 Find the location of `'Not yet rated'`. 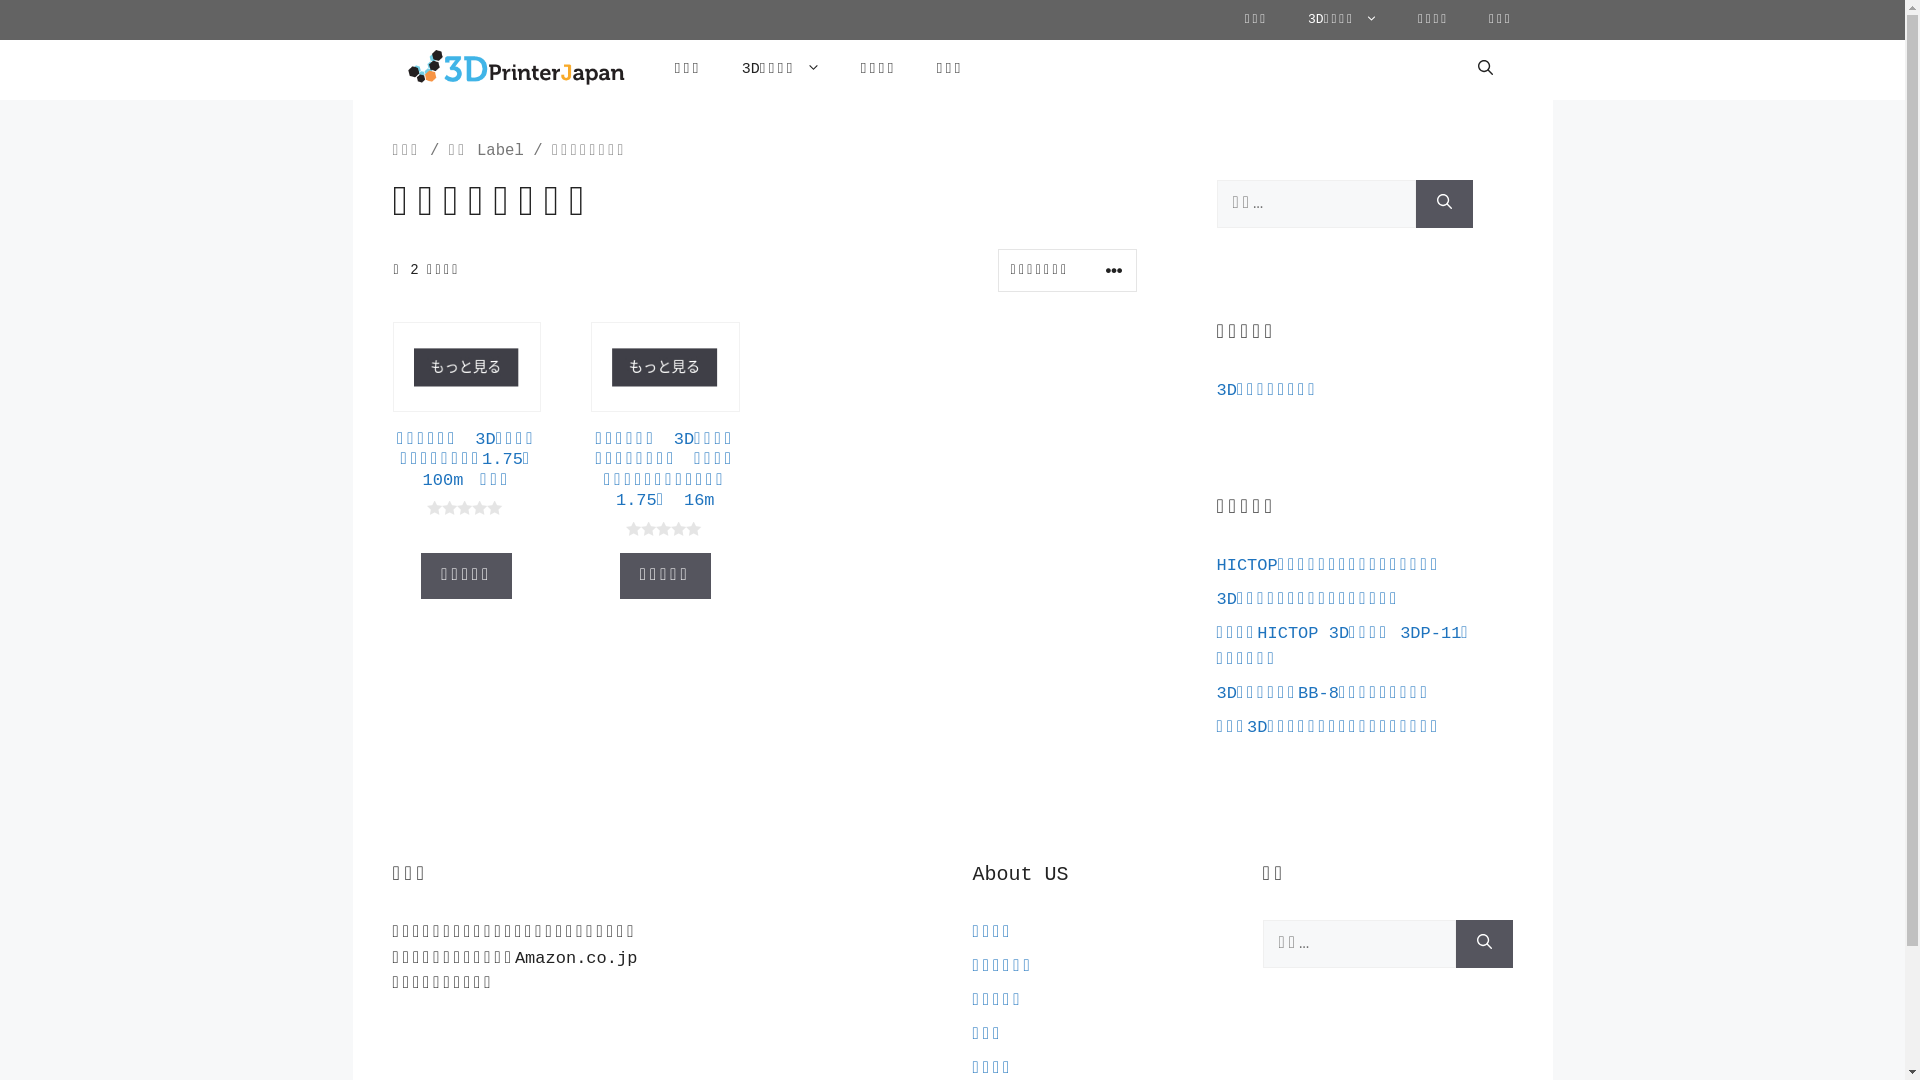

'Not yet rated' is located at coordinates (465, 507).